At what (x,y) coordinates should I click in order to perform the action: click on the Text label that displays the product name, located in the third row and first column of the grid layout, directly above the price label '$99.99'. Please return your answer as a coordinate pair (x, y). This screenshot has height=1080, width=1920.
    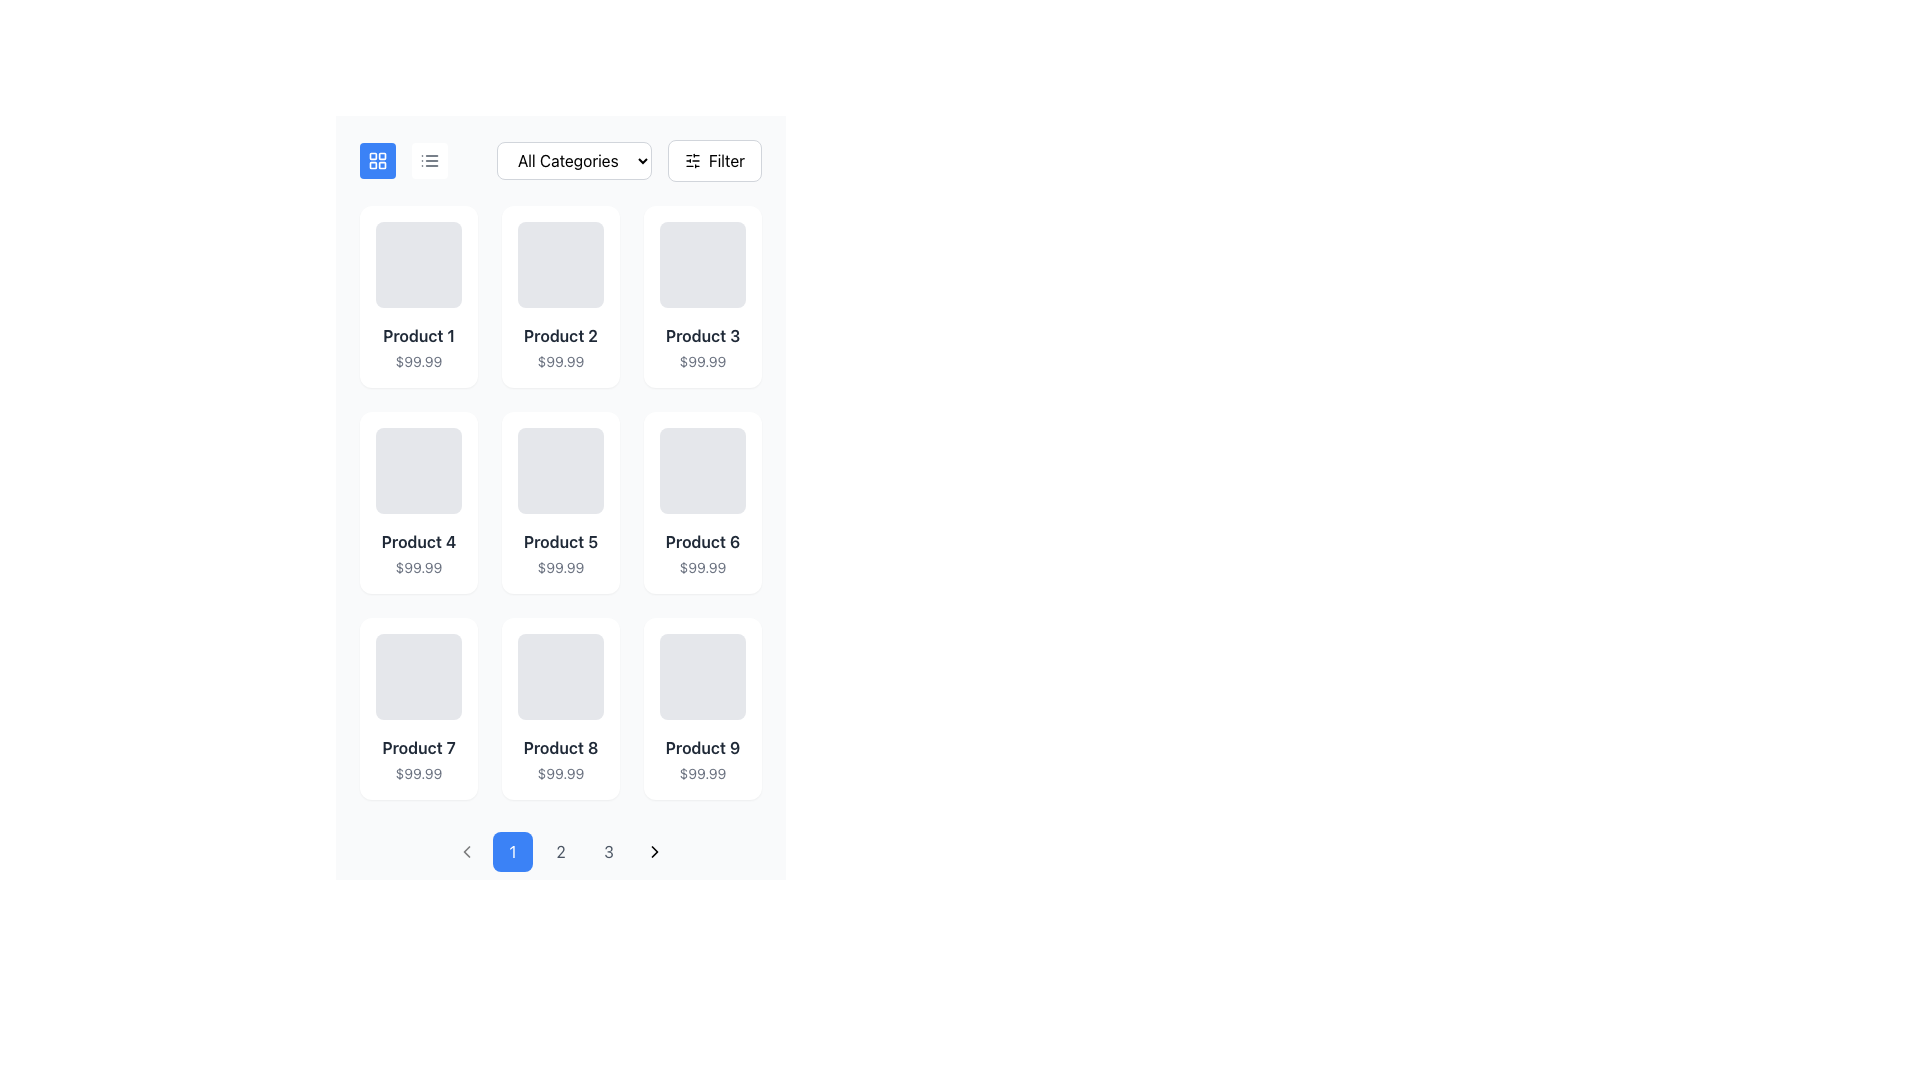
    Looking at the image, I should click on (417, 748).